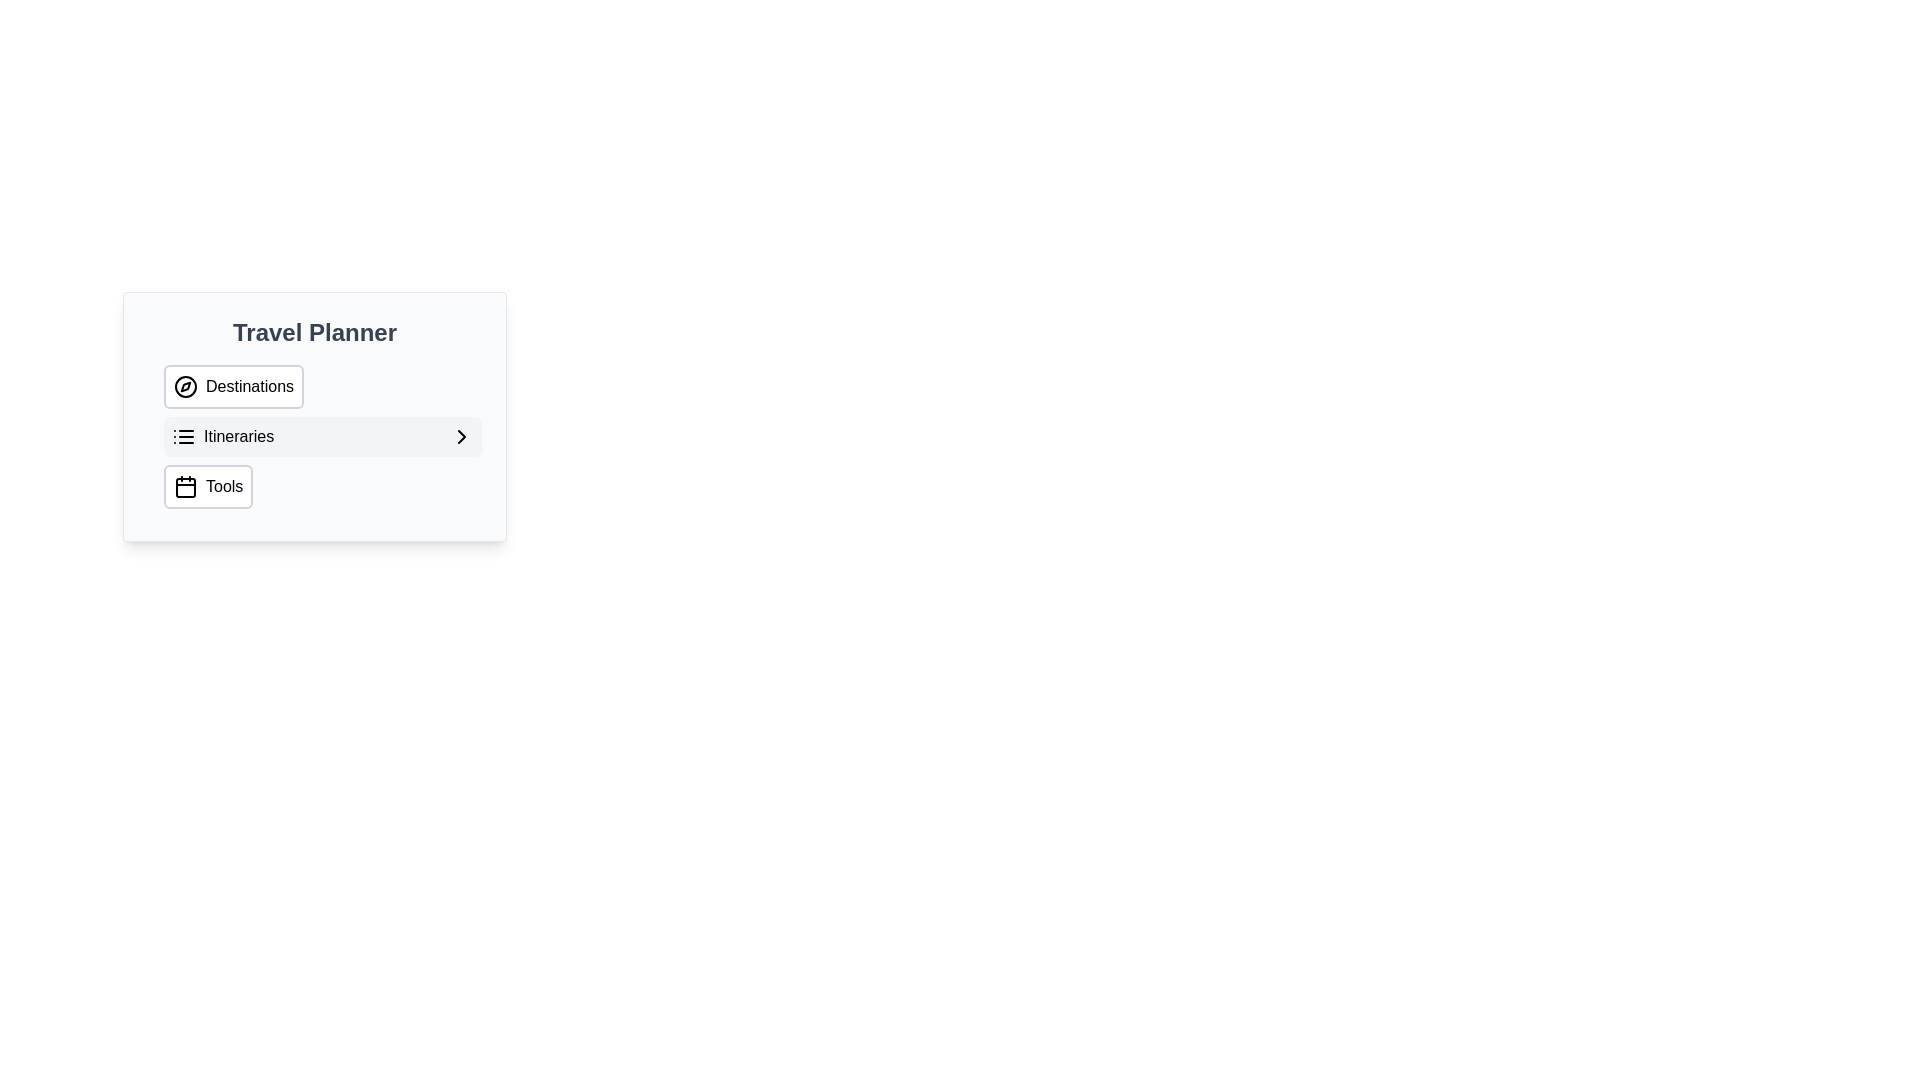 Image resolution: width=1920 pixels, height=1080 pixels. Describe the element at coordinates (322, 386) in the screenshot. I see `the first button in the vertical list under 'Travel Planner'` at that location.